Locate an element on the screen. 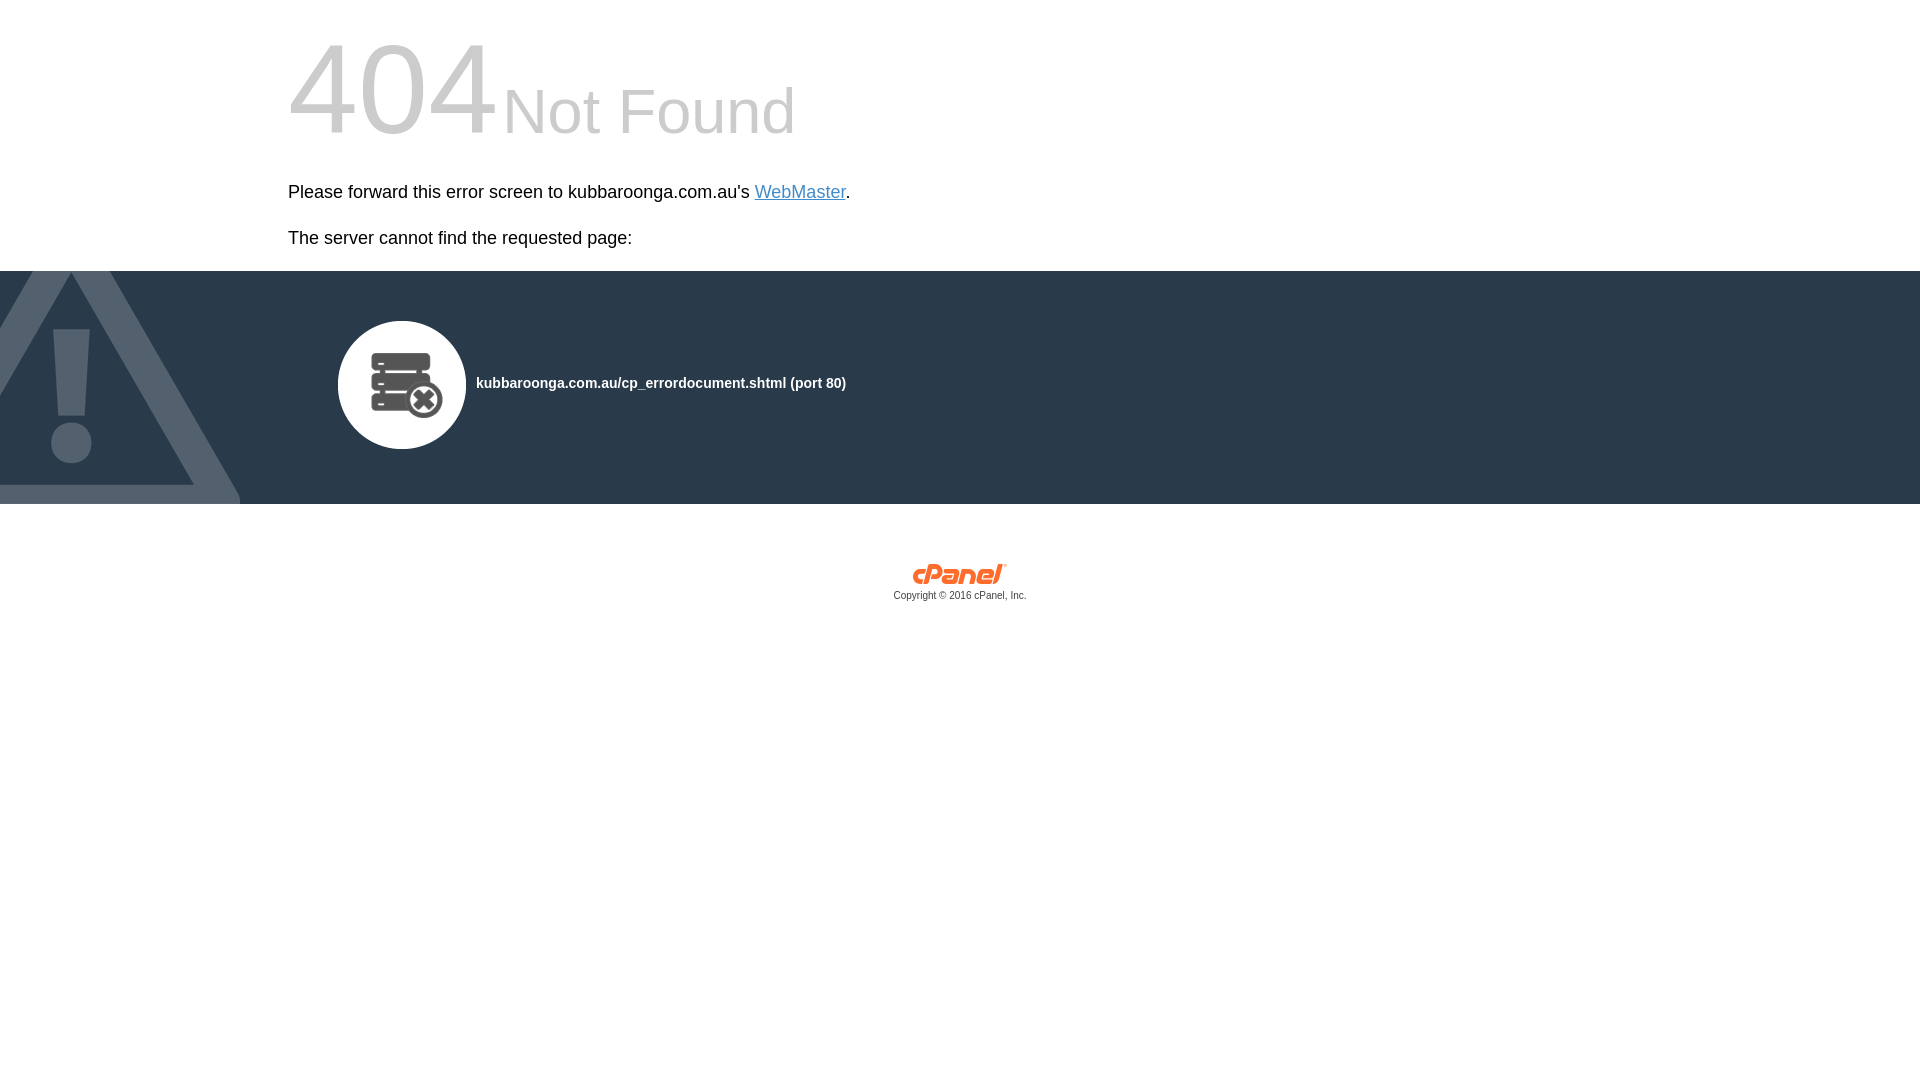  'WebMaster' is located at coordinates (800, 192).